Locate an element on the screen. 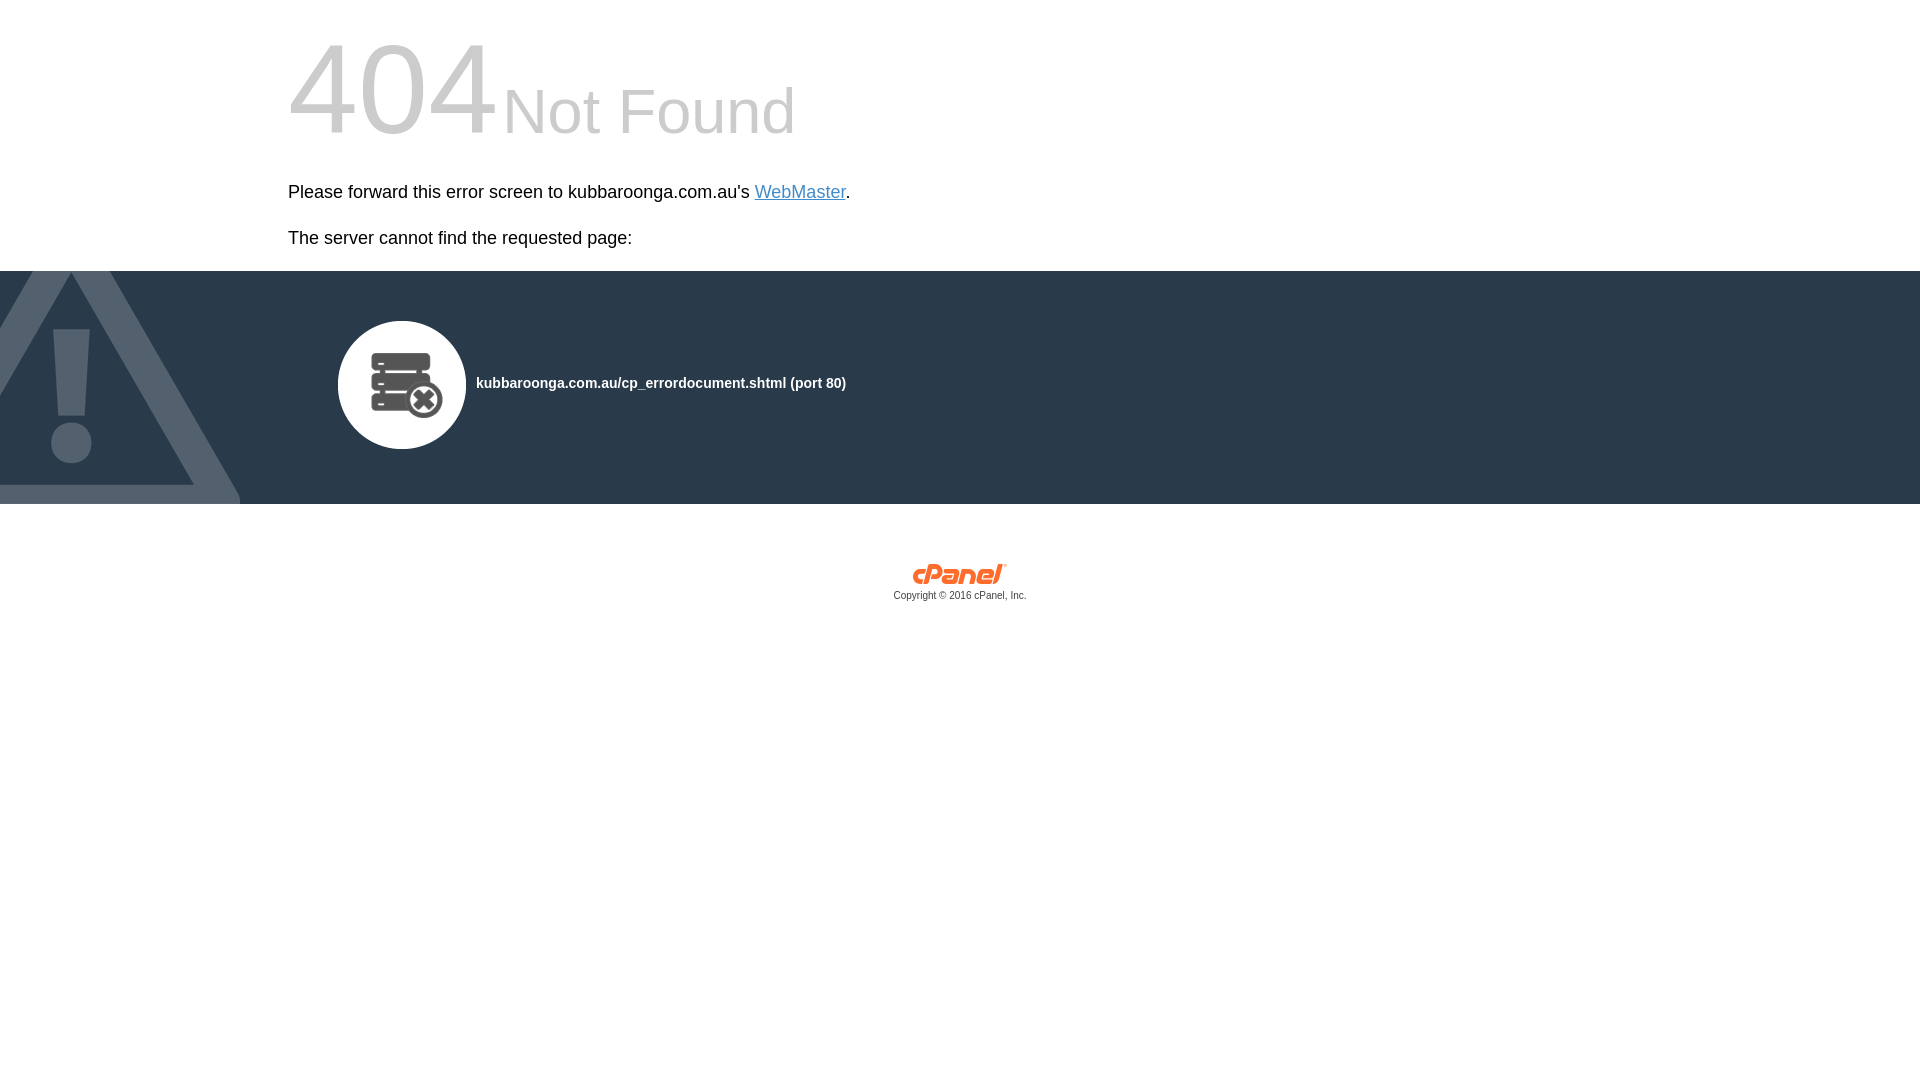  'WebMaster' is located at coordinates (800, 192).